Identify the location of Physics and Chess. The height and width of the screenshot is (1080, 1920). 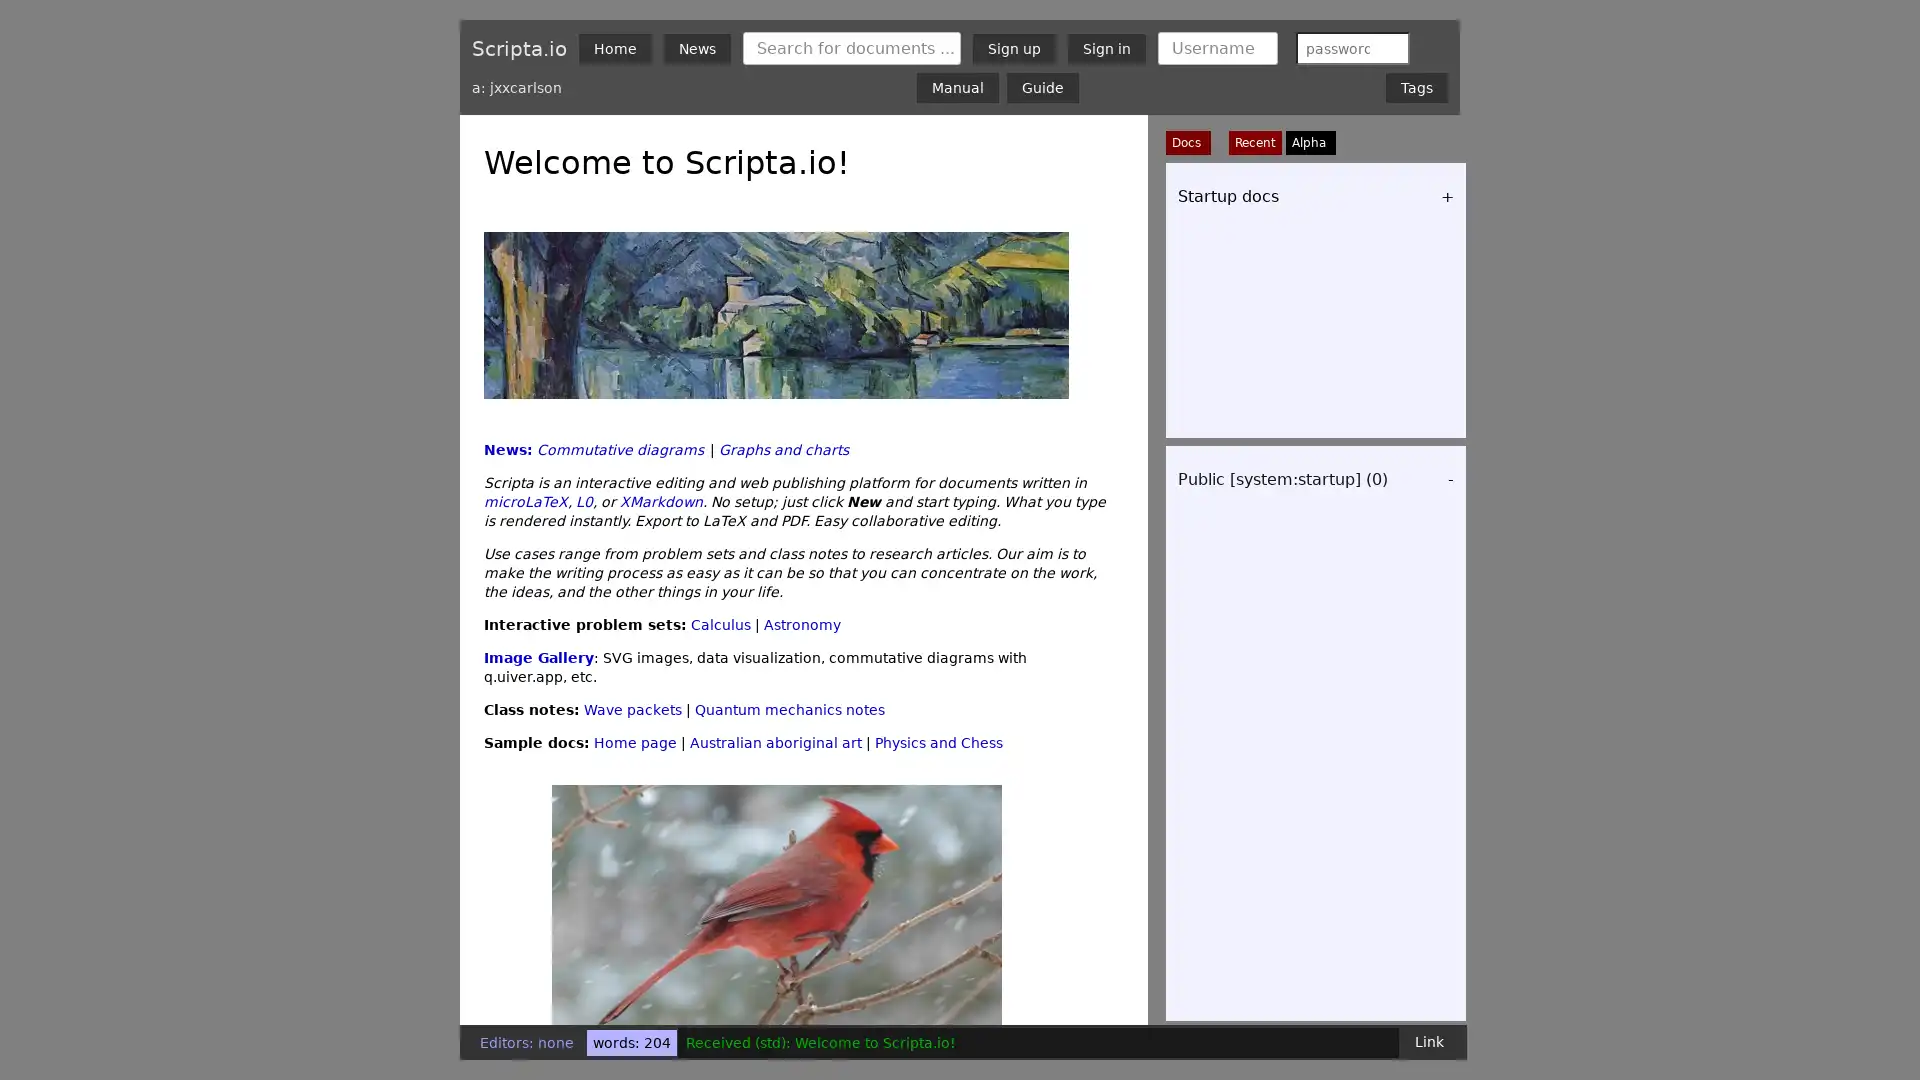
(938, 743).